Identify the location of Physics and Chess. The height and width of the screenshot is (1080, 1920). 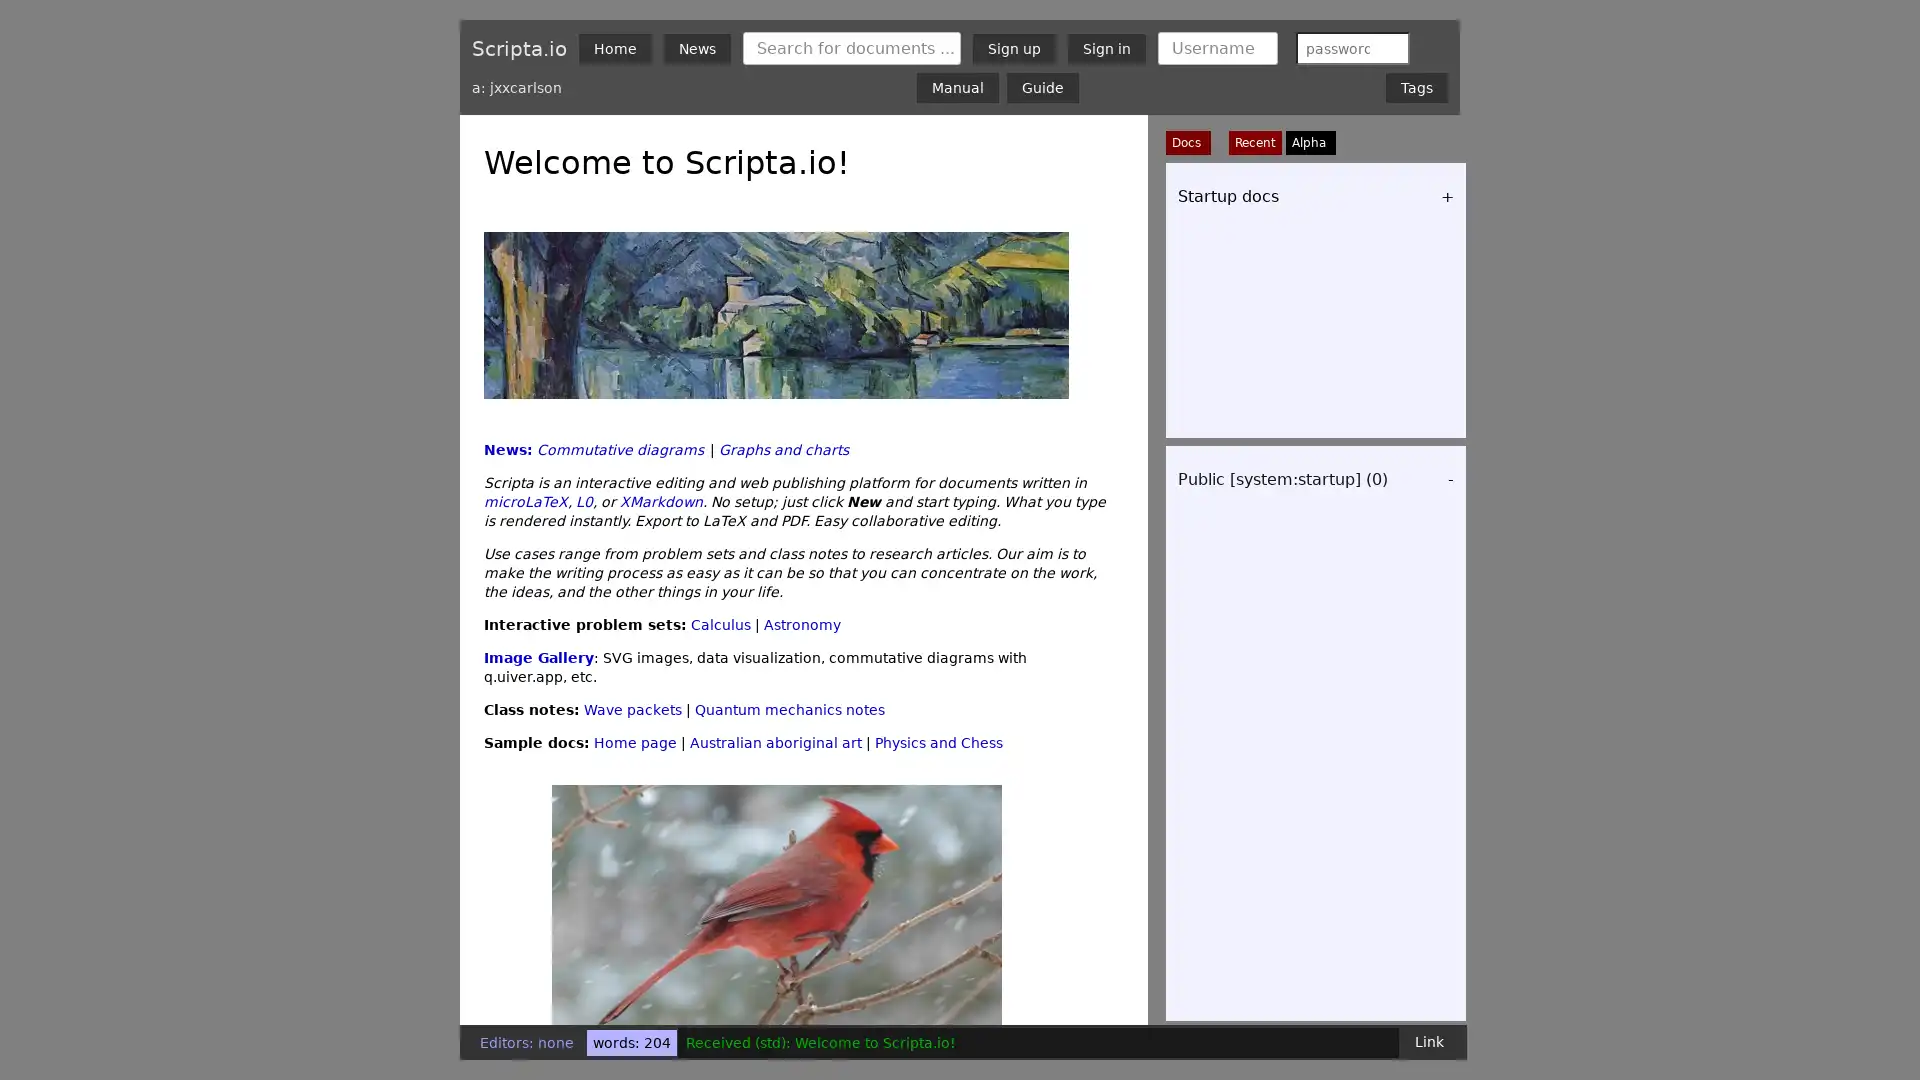
(938, 743).